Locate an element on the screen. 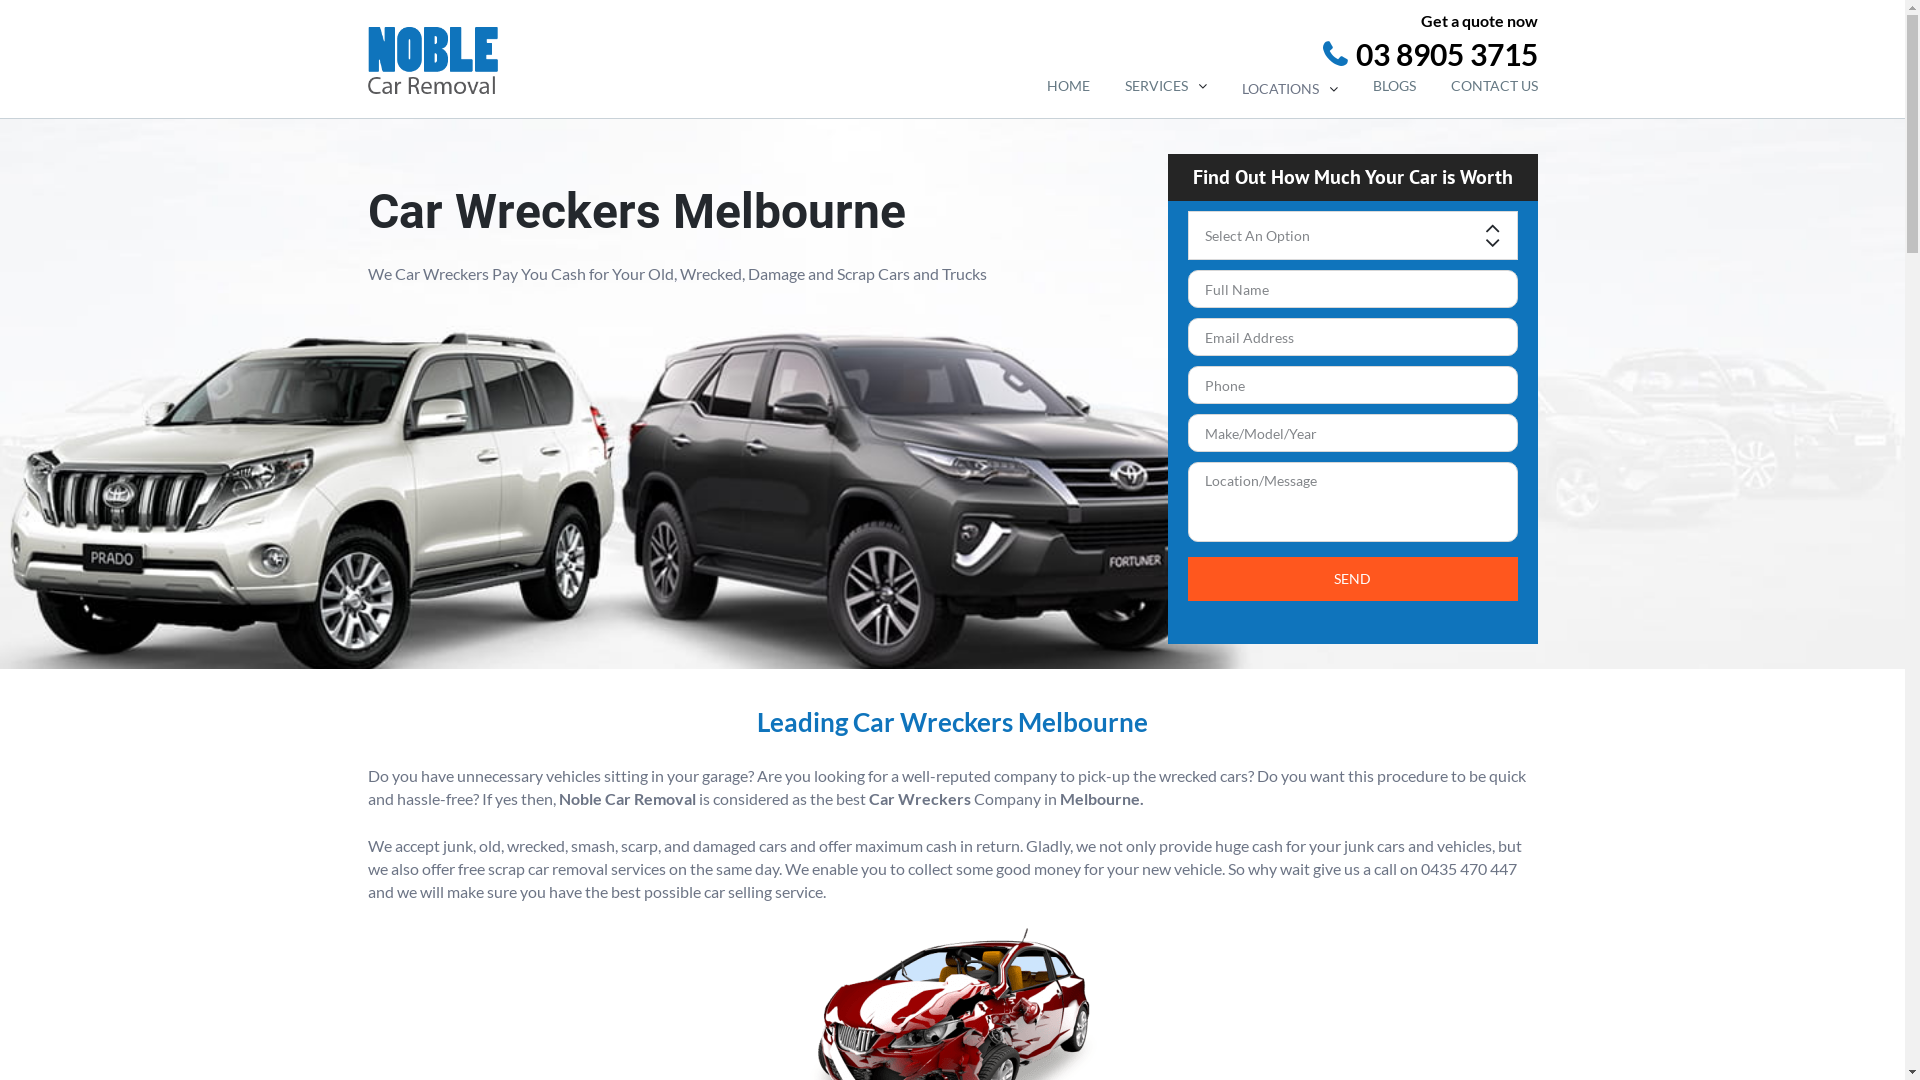  'LOCATIONS' is located at coordinates (1290, 86).